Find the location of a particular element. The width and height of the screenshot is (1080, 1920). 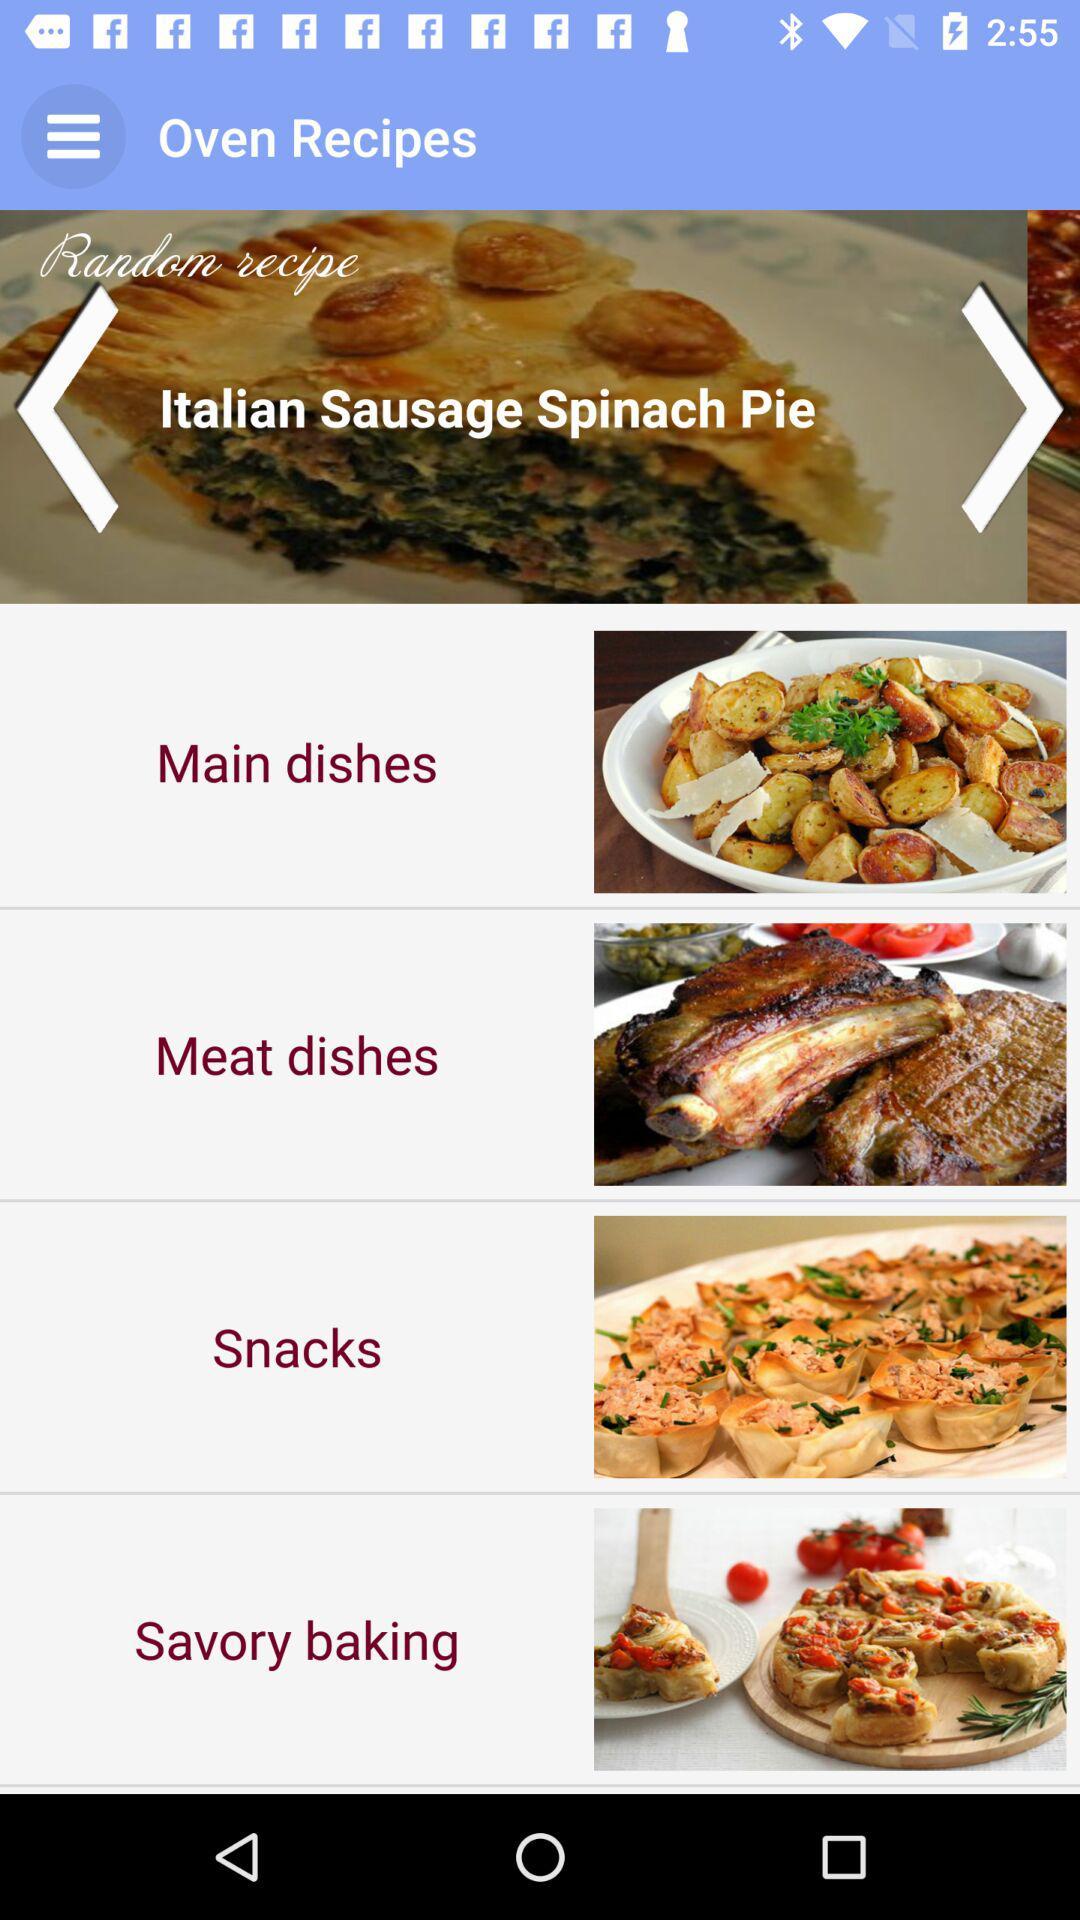

dishes is located at coordinates (540, 405).